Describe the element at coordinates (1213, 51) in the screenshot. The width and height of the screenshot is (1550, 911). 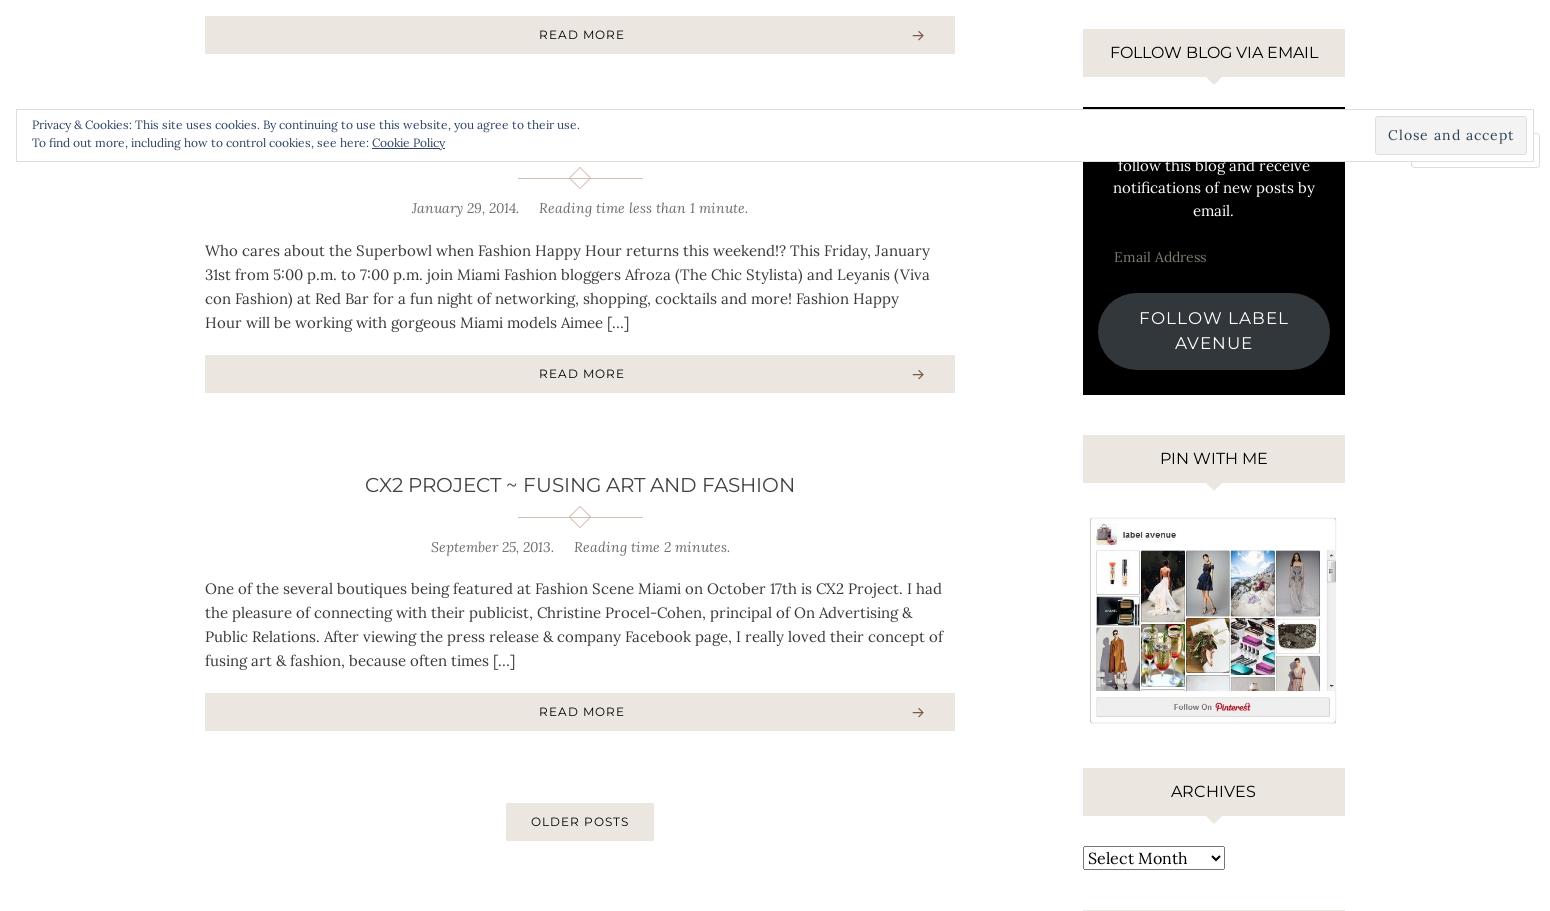
I see `'Follow Blog via Email'` at that location.